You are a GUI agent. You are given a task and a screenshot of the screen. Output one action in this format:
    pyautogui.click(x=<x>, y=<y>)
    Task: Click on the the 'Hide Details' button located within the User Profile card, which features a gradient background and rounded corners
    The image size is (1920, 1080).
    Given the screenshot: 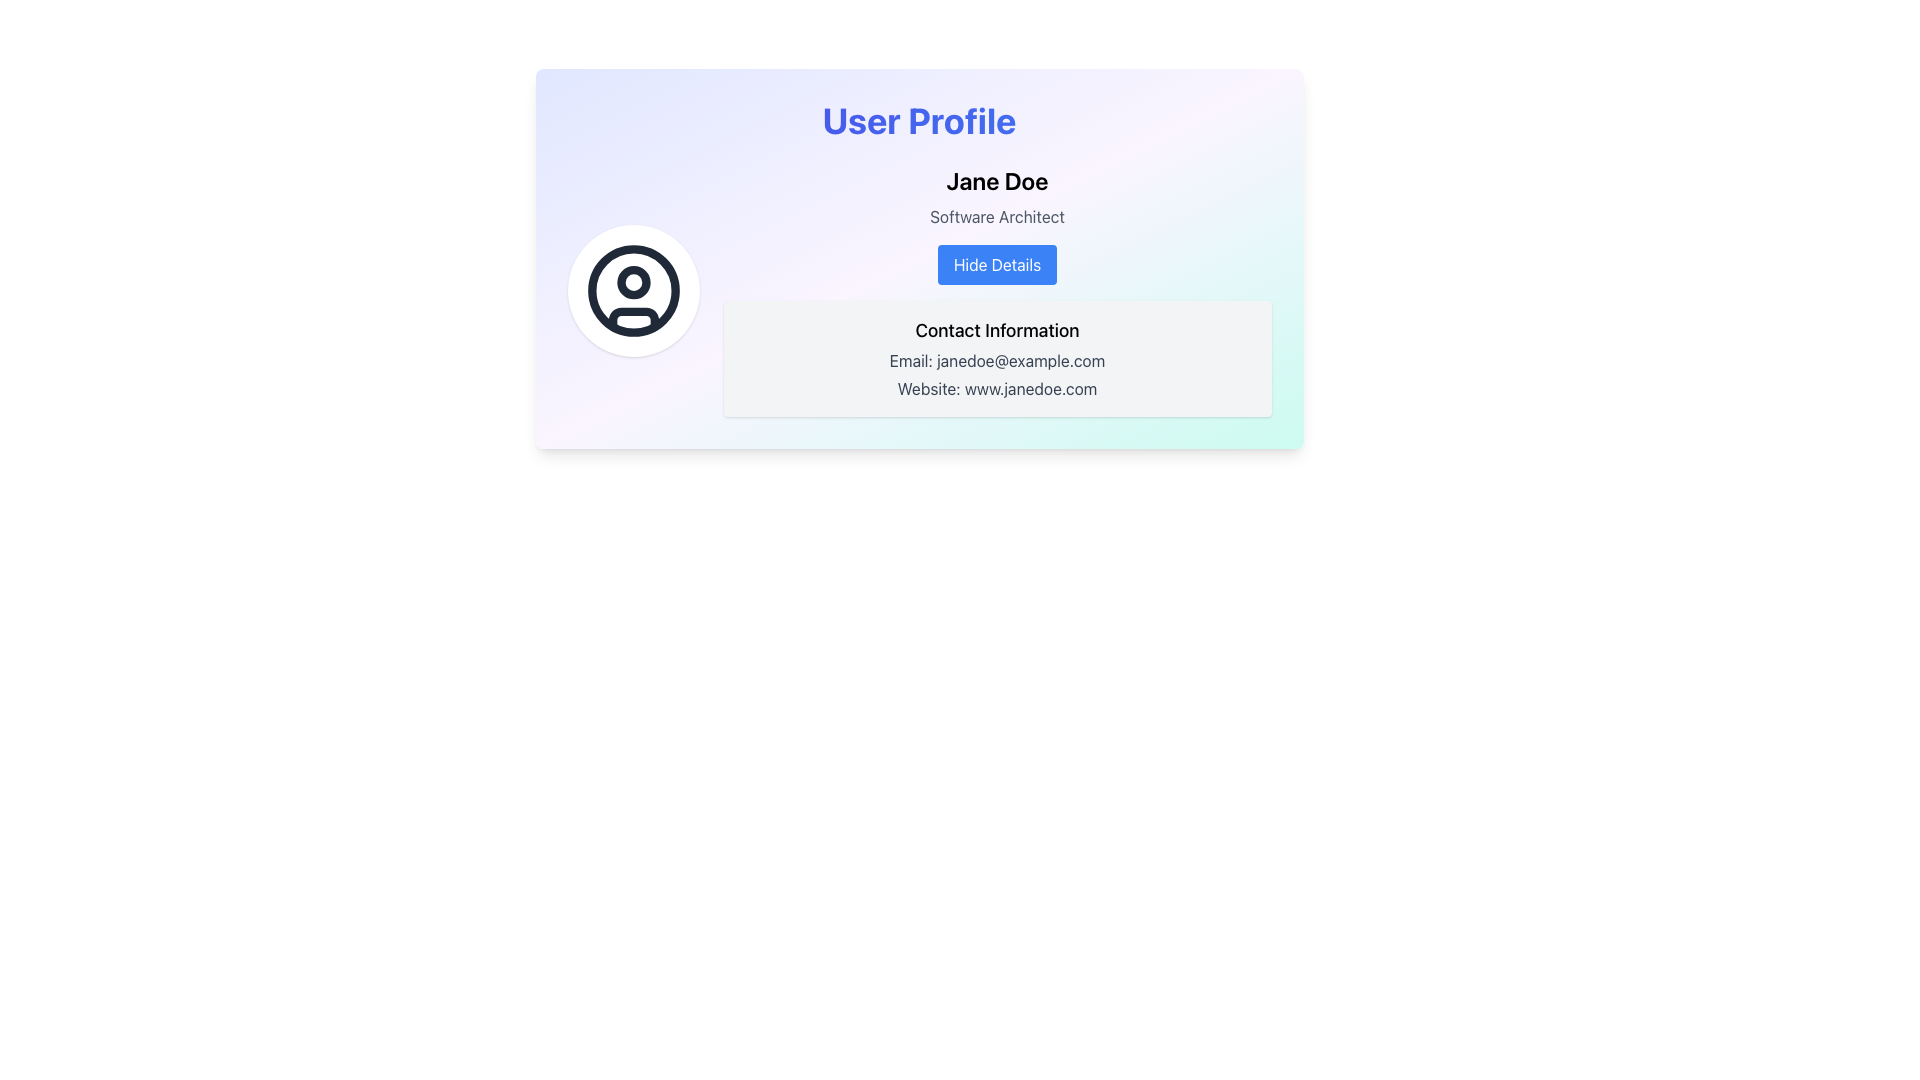 What is the action you would take?
    pyautogui.click(x=918, y=257)
    